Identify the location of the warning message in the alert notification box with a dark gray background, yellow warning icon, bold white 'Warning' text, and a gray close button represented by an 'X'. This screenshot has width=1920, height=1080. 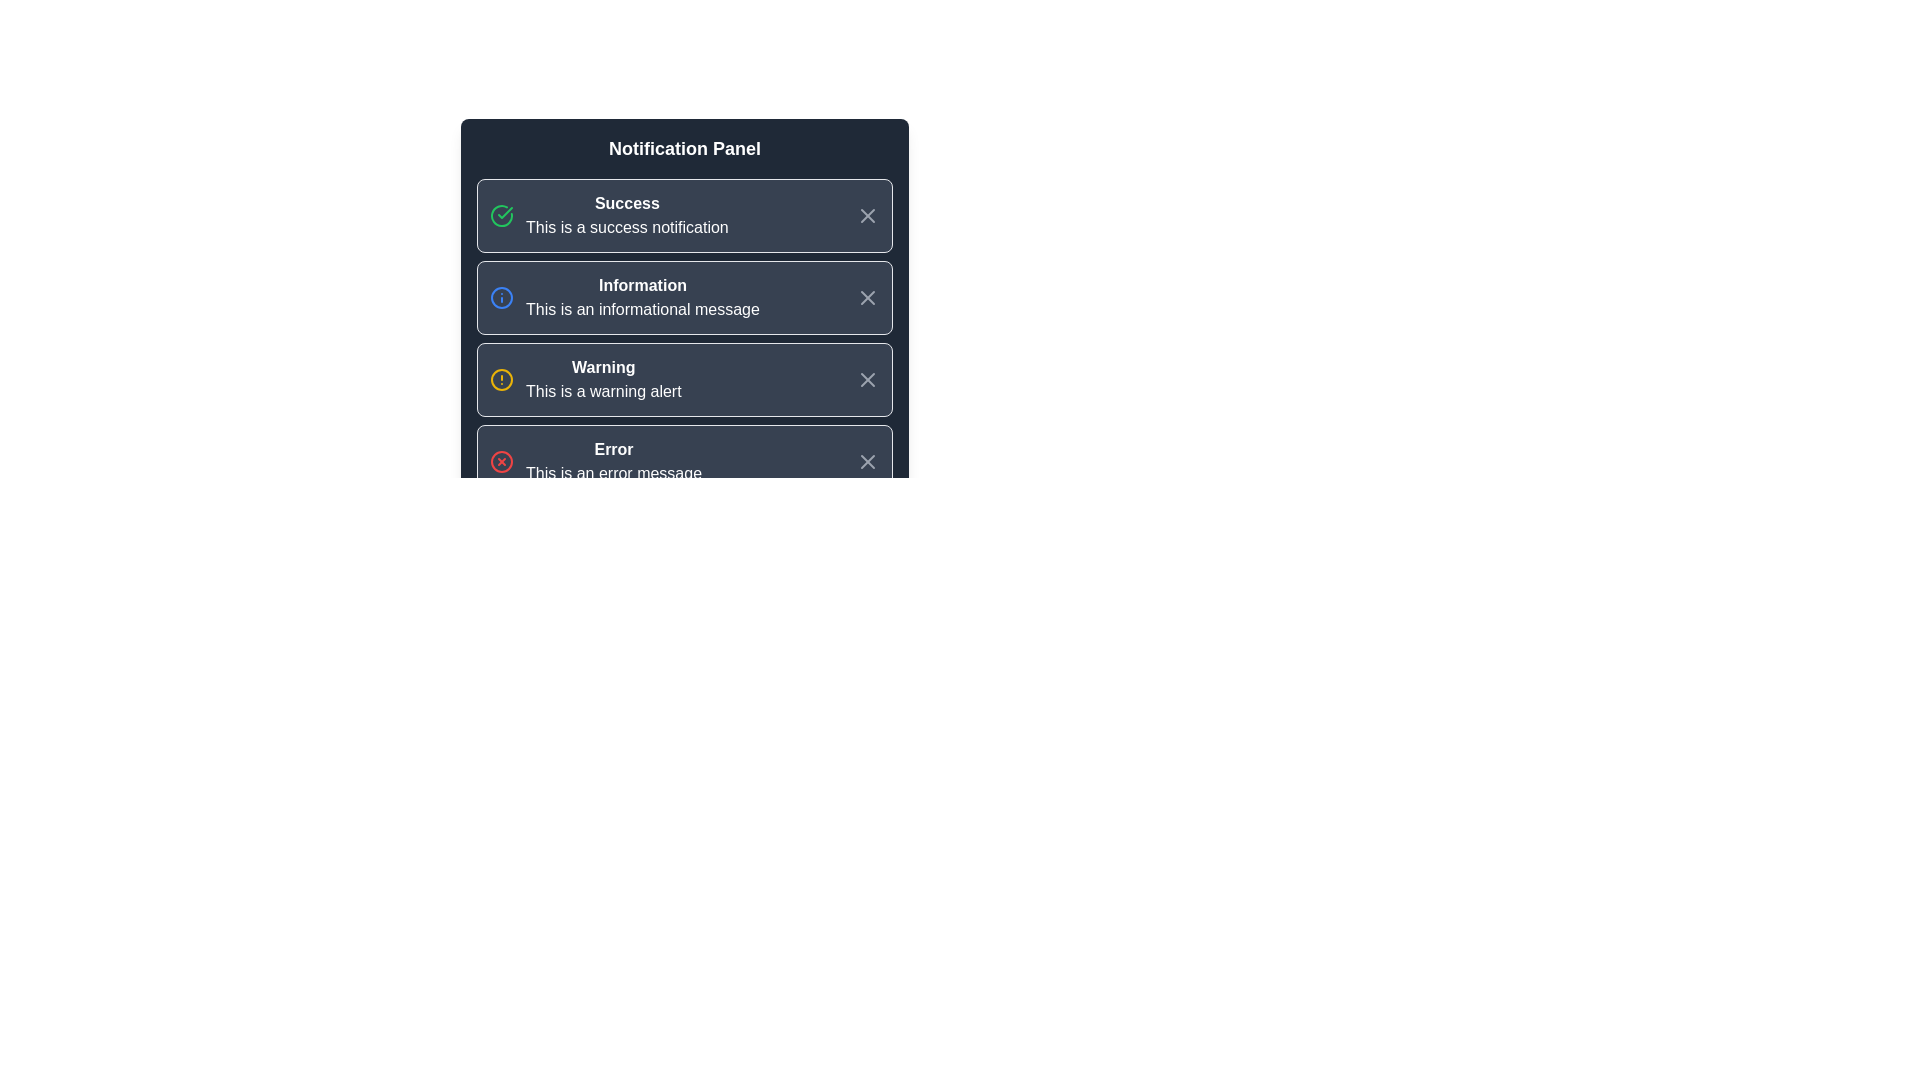
(685, 380).